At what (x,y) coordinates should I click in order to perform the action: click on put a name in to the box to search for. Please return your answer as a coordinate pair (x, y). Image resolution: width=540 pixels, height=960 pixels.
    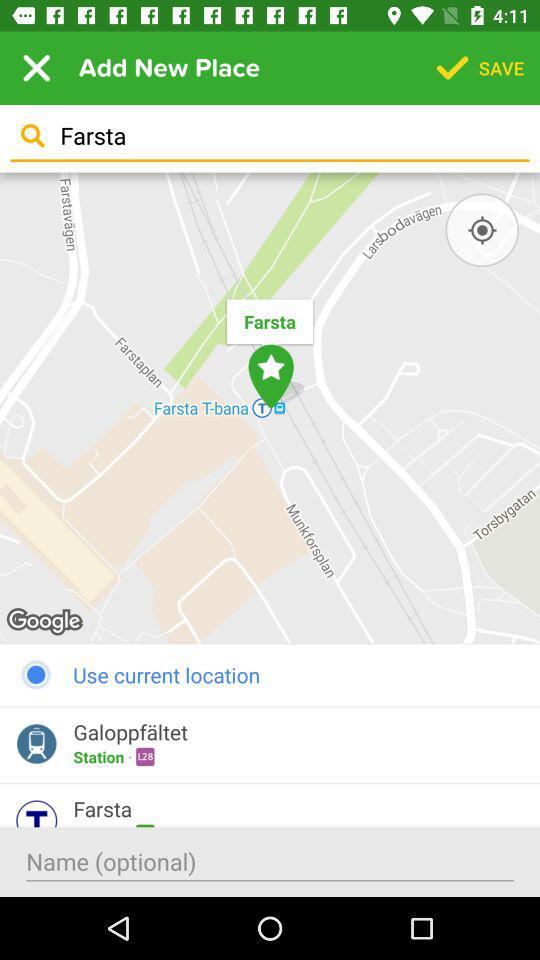
    Looking at the image, I should click on (270, 861).